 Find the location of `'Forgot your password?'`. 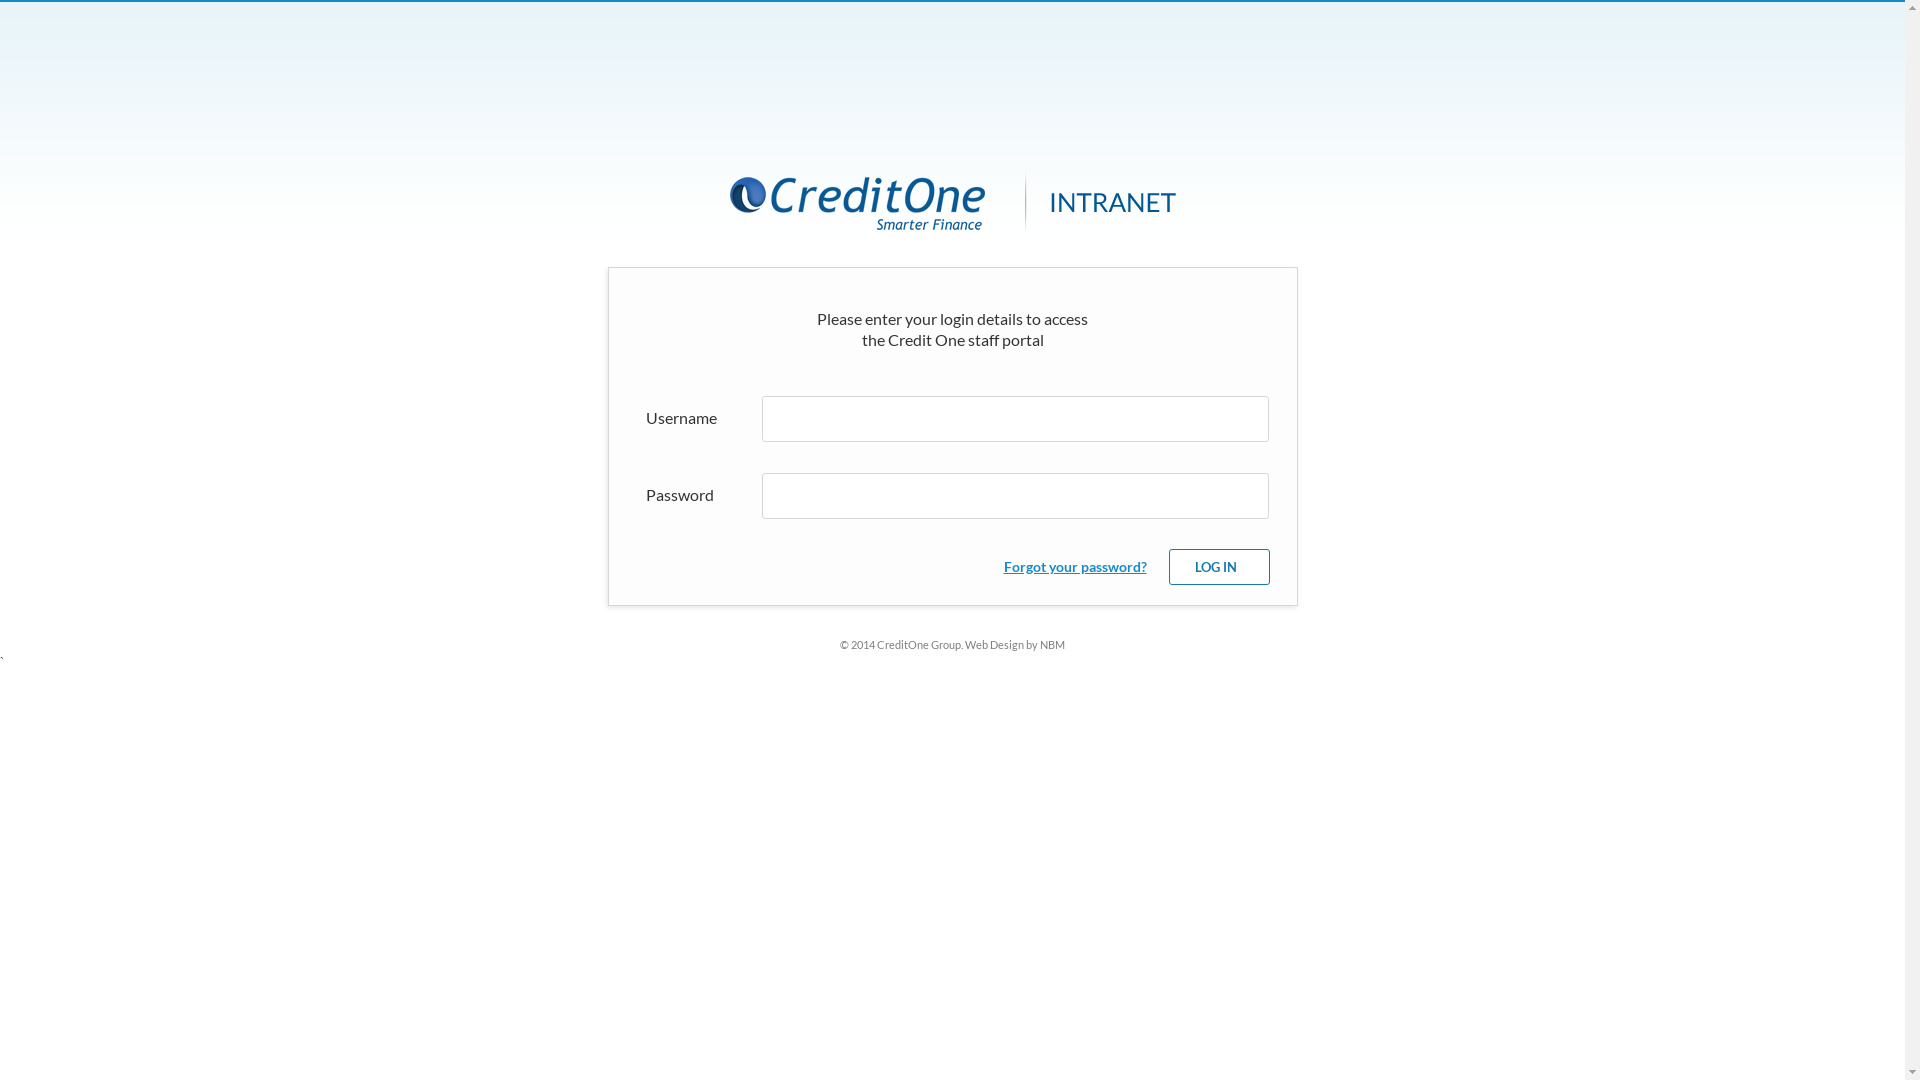

'Forgot your password?' is located at coordinates (1003, 566).